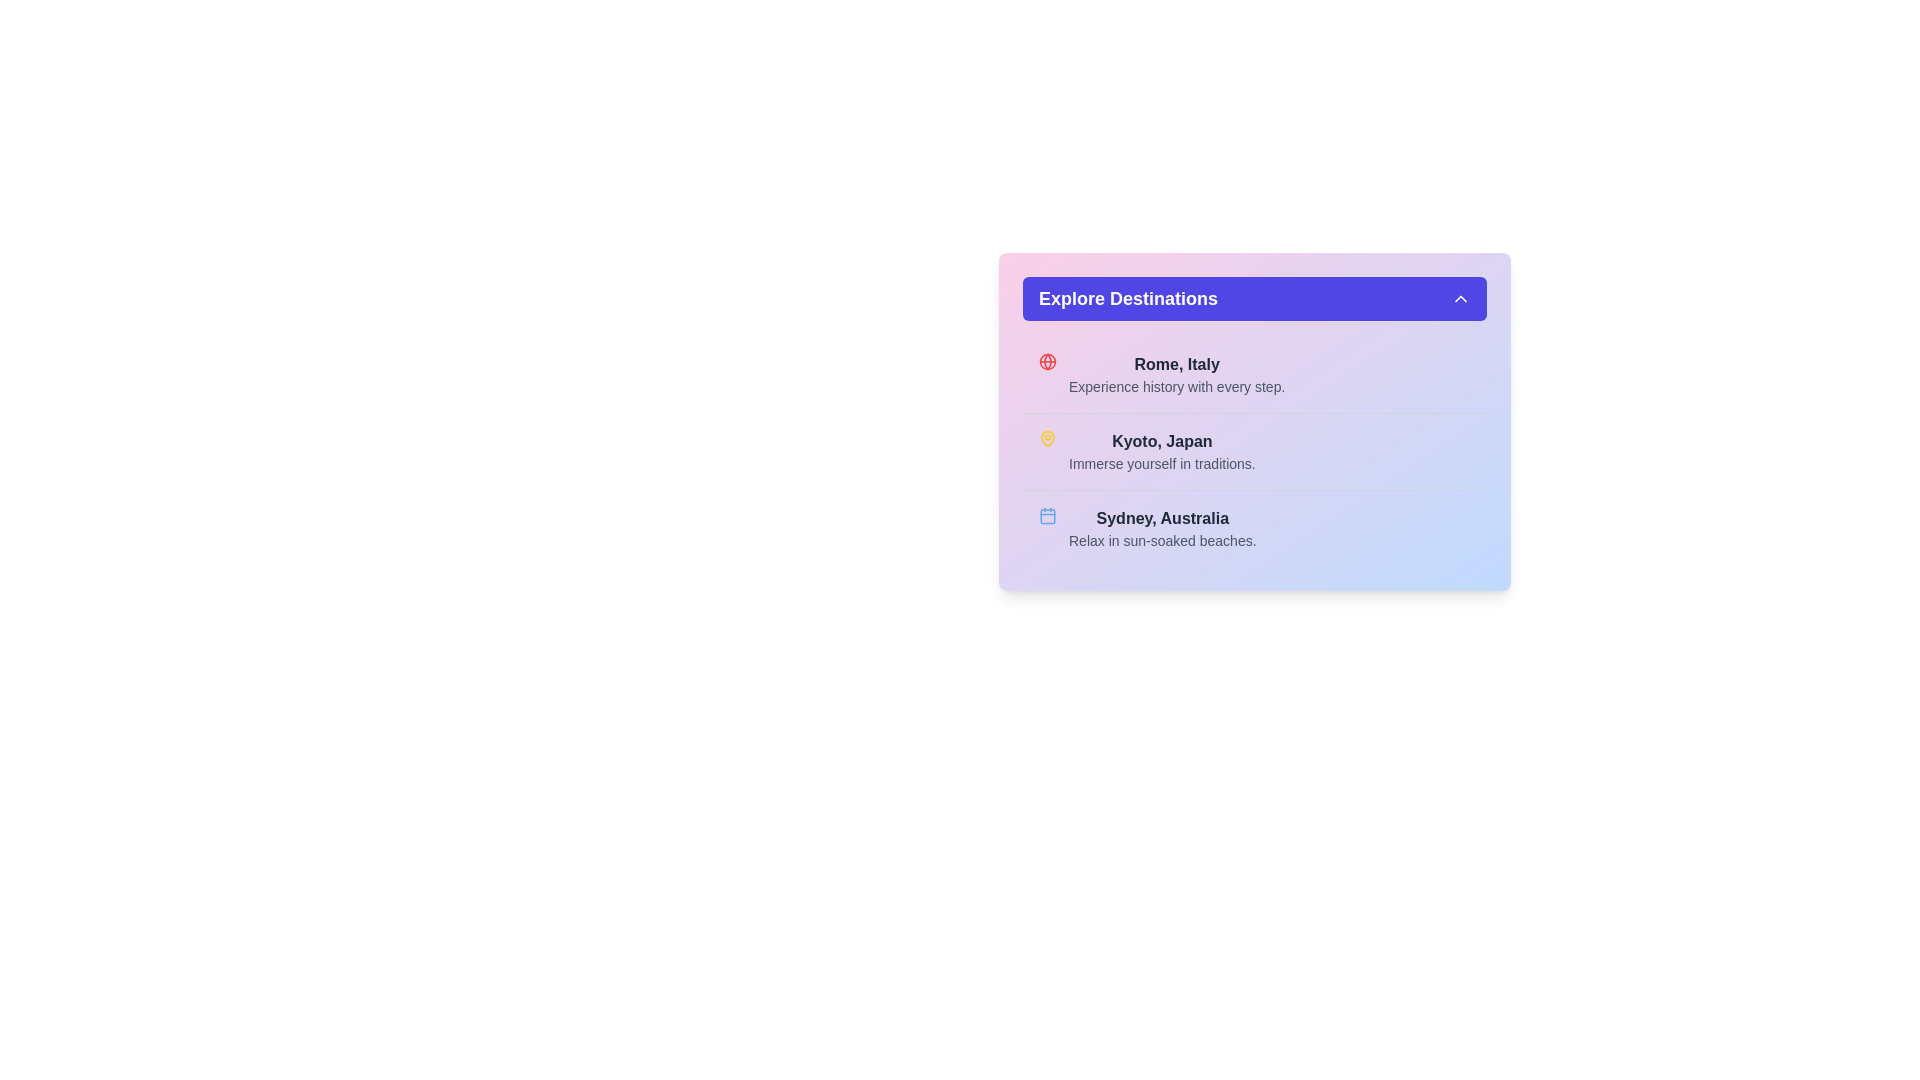 Image resolution: width=1920 pixels, height=1080 pixels. I want to click on the clickable information block for 'Sydney, Australia', so click(1253, 527).